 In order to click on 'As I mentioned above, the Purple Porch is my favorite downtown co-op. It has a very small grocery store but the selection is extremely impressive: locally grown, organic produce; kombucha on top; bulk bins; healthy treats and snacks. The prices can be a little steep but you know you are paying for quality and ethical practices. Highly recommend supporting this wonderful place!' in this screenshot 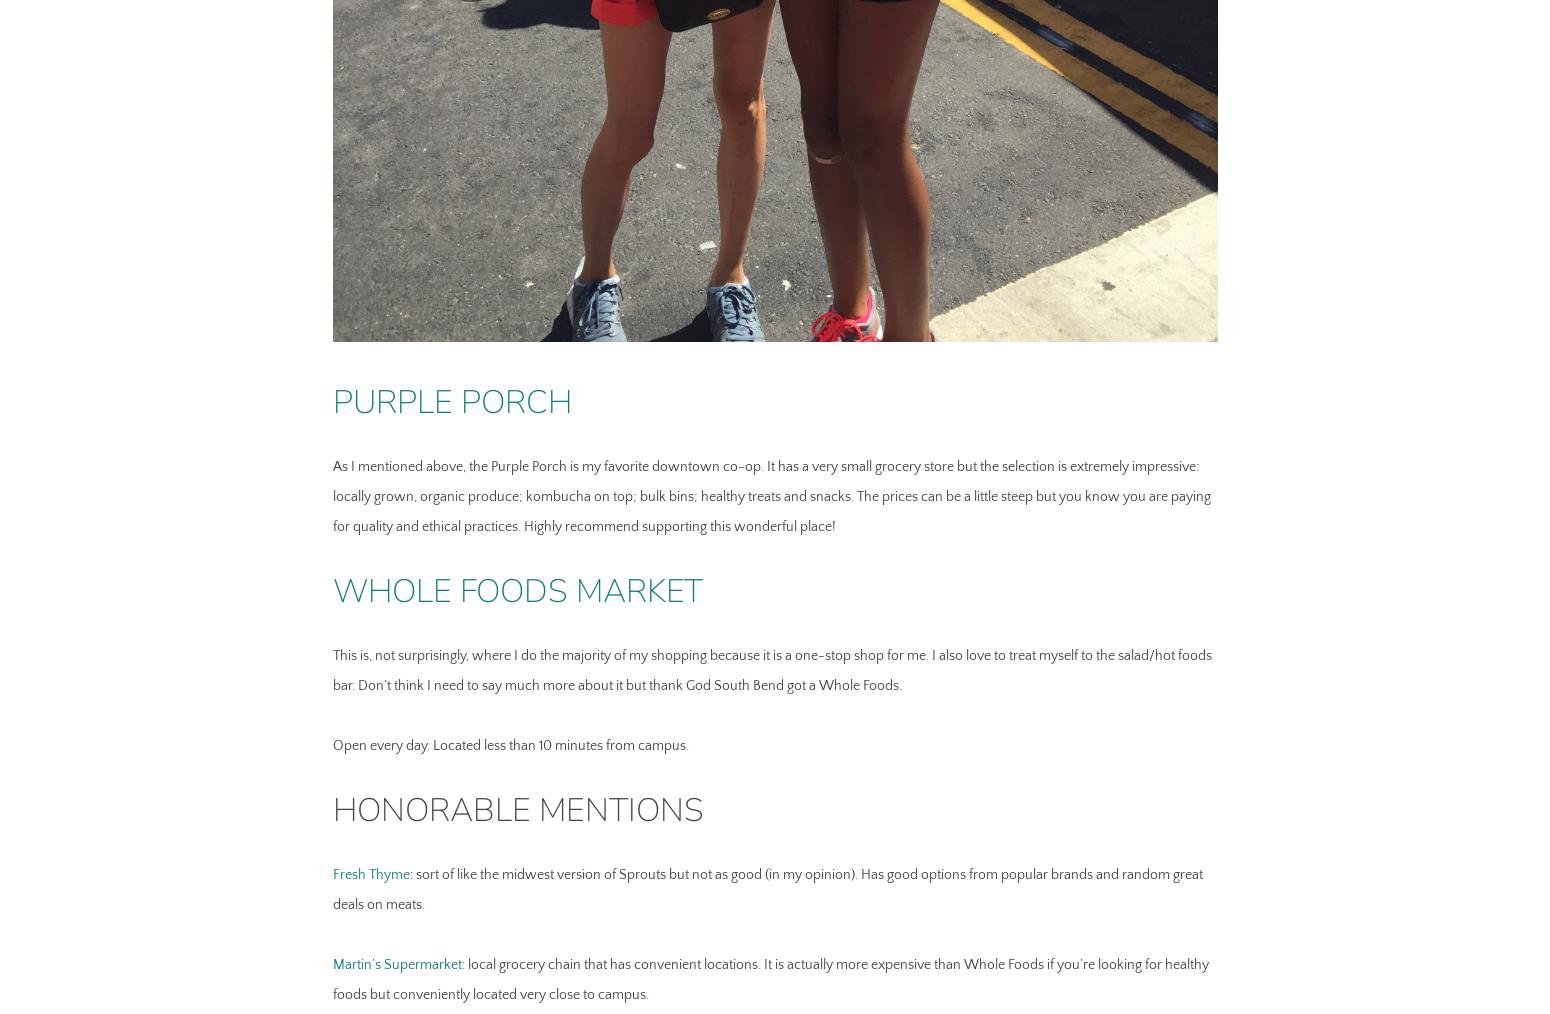, I will do `click(770, 496)`.